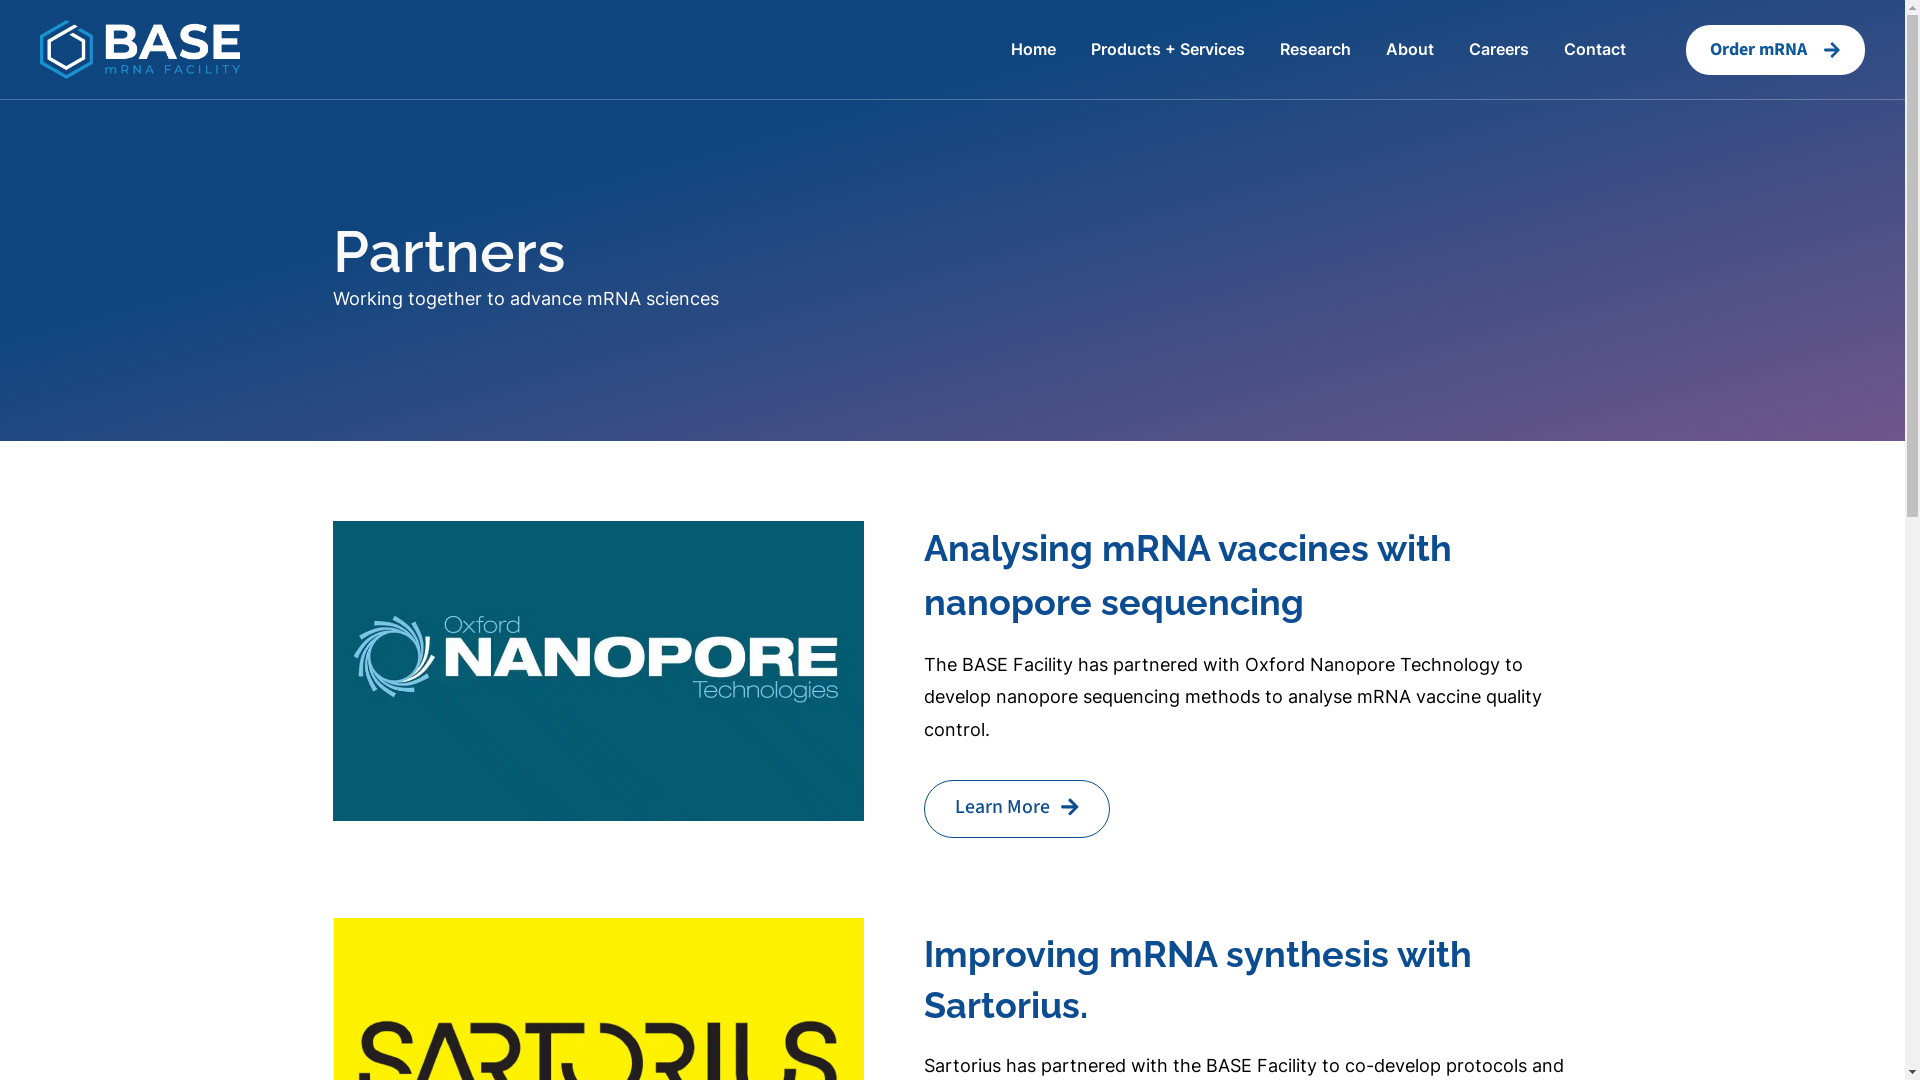 The image size is (1920, 1080). Describe the element at coordinates (1775, 49) in the screenshot. I see `'Order mRNA'` at that location.